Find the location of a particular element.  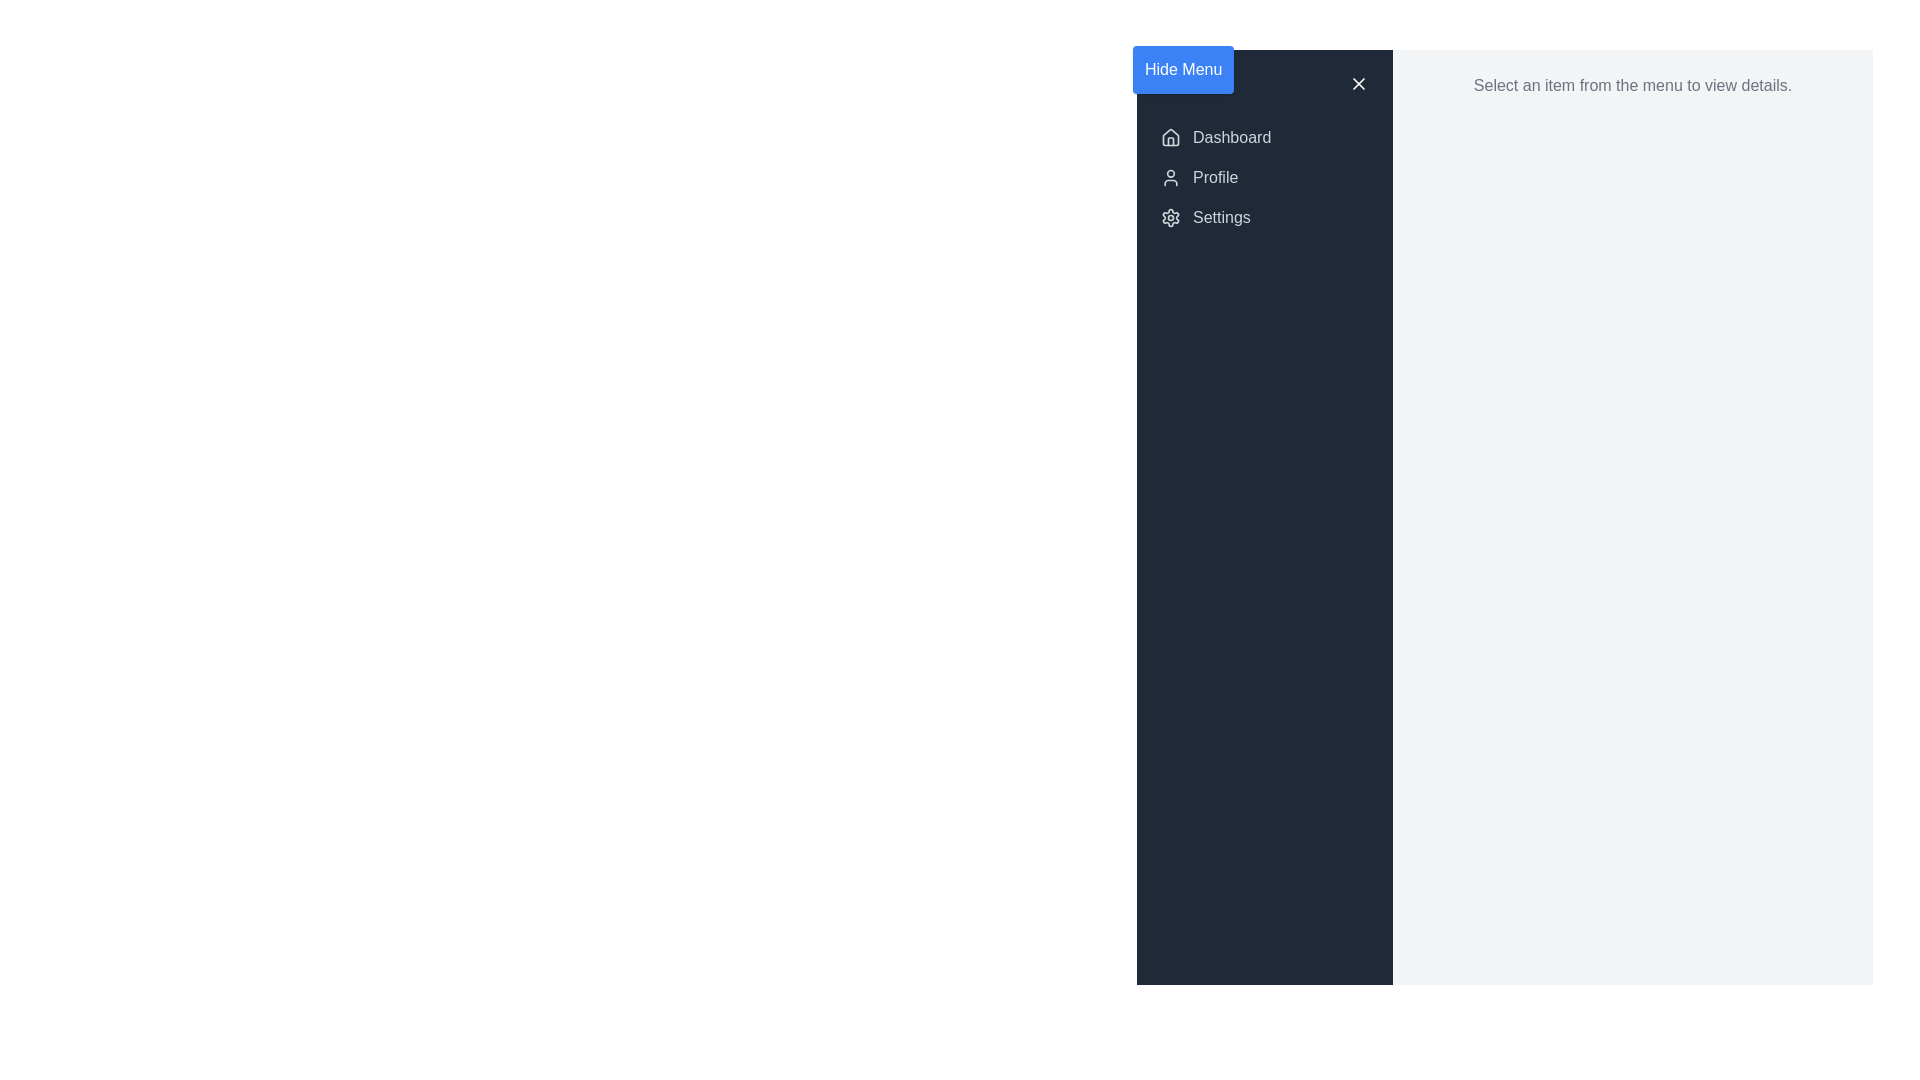

the 'Settings' text label in the vertical navigation bar is located at coordinates (1220, 218).